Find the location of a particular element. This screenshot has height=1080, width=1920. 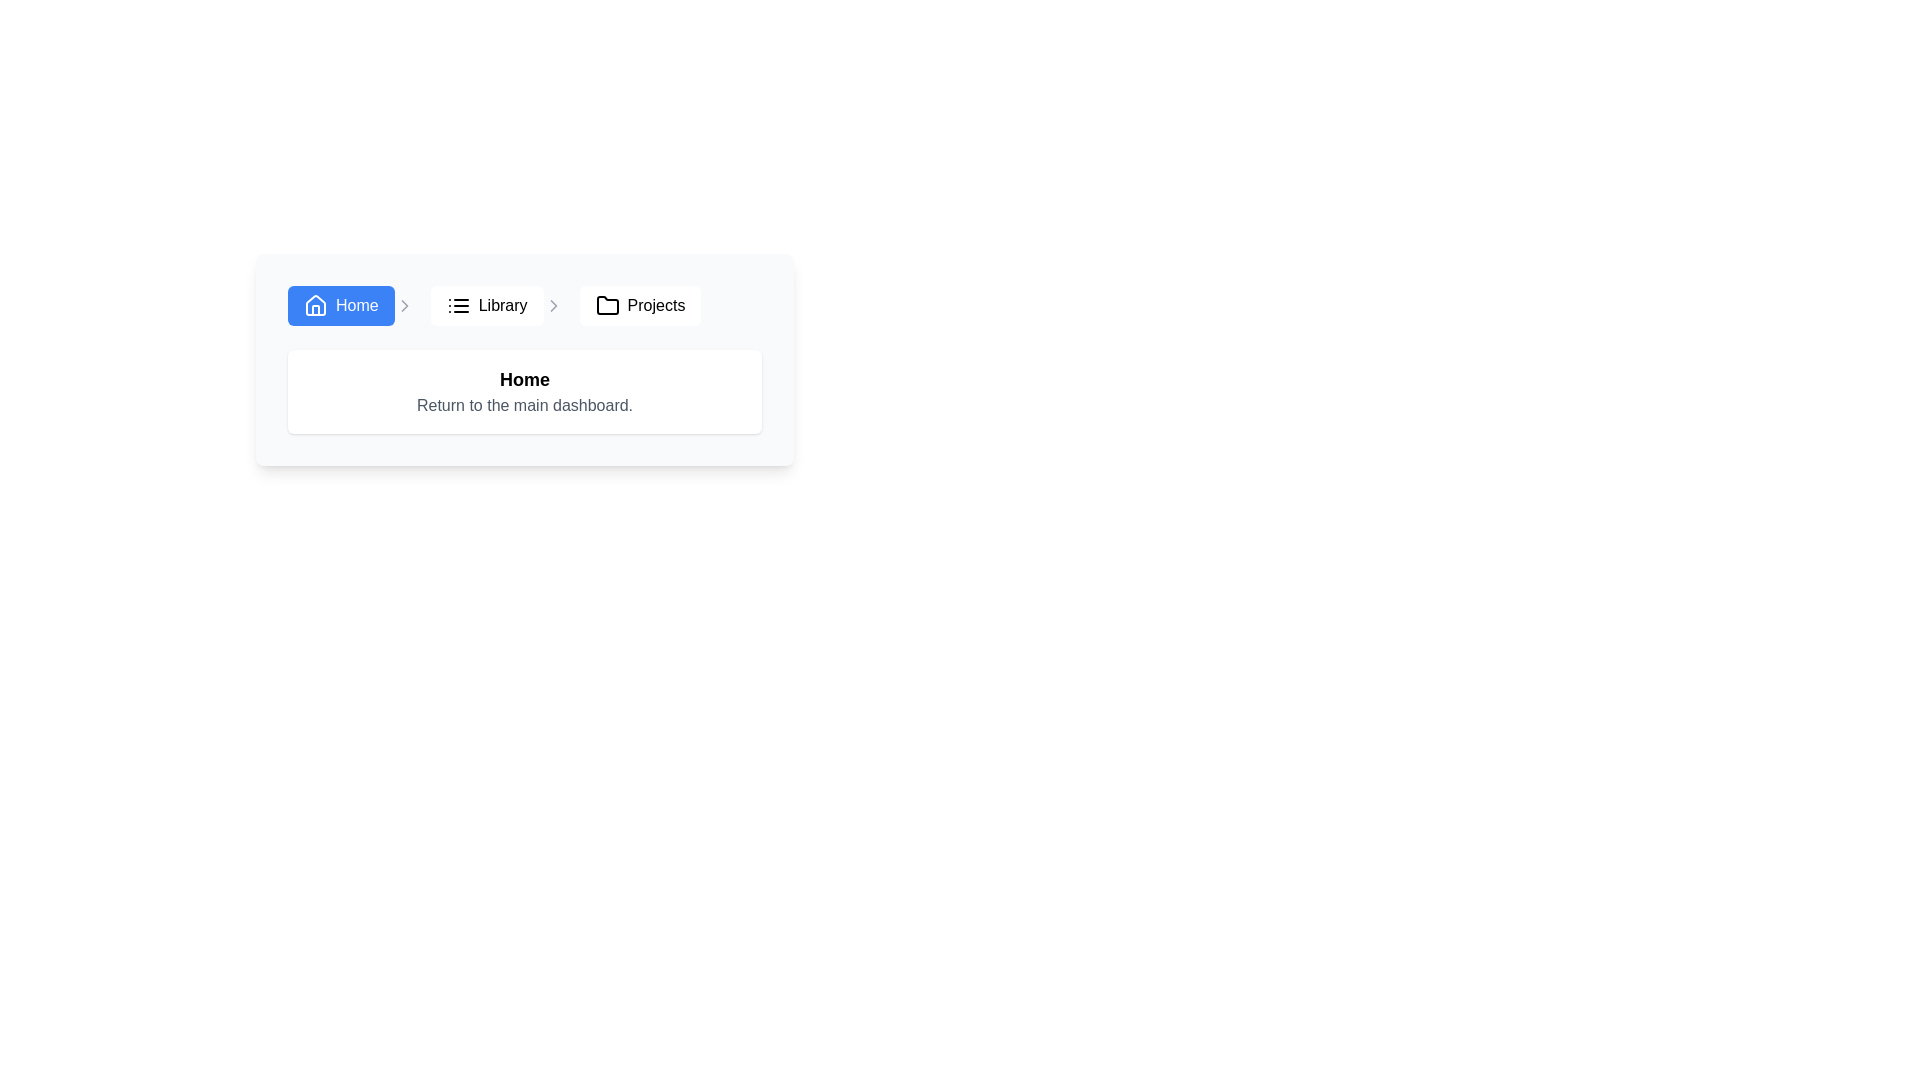

the 'Home' button icon is located at coordinates (315, 305).